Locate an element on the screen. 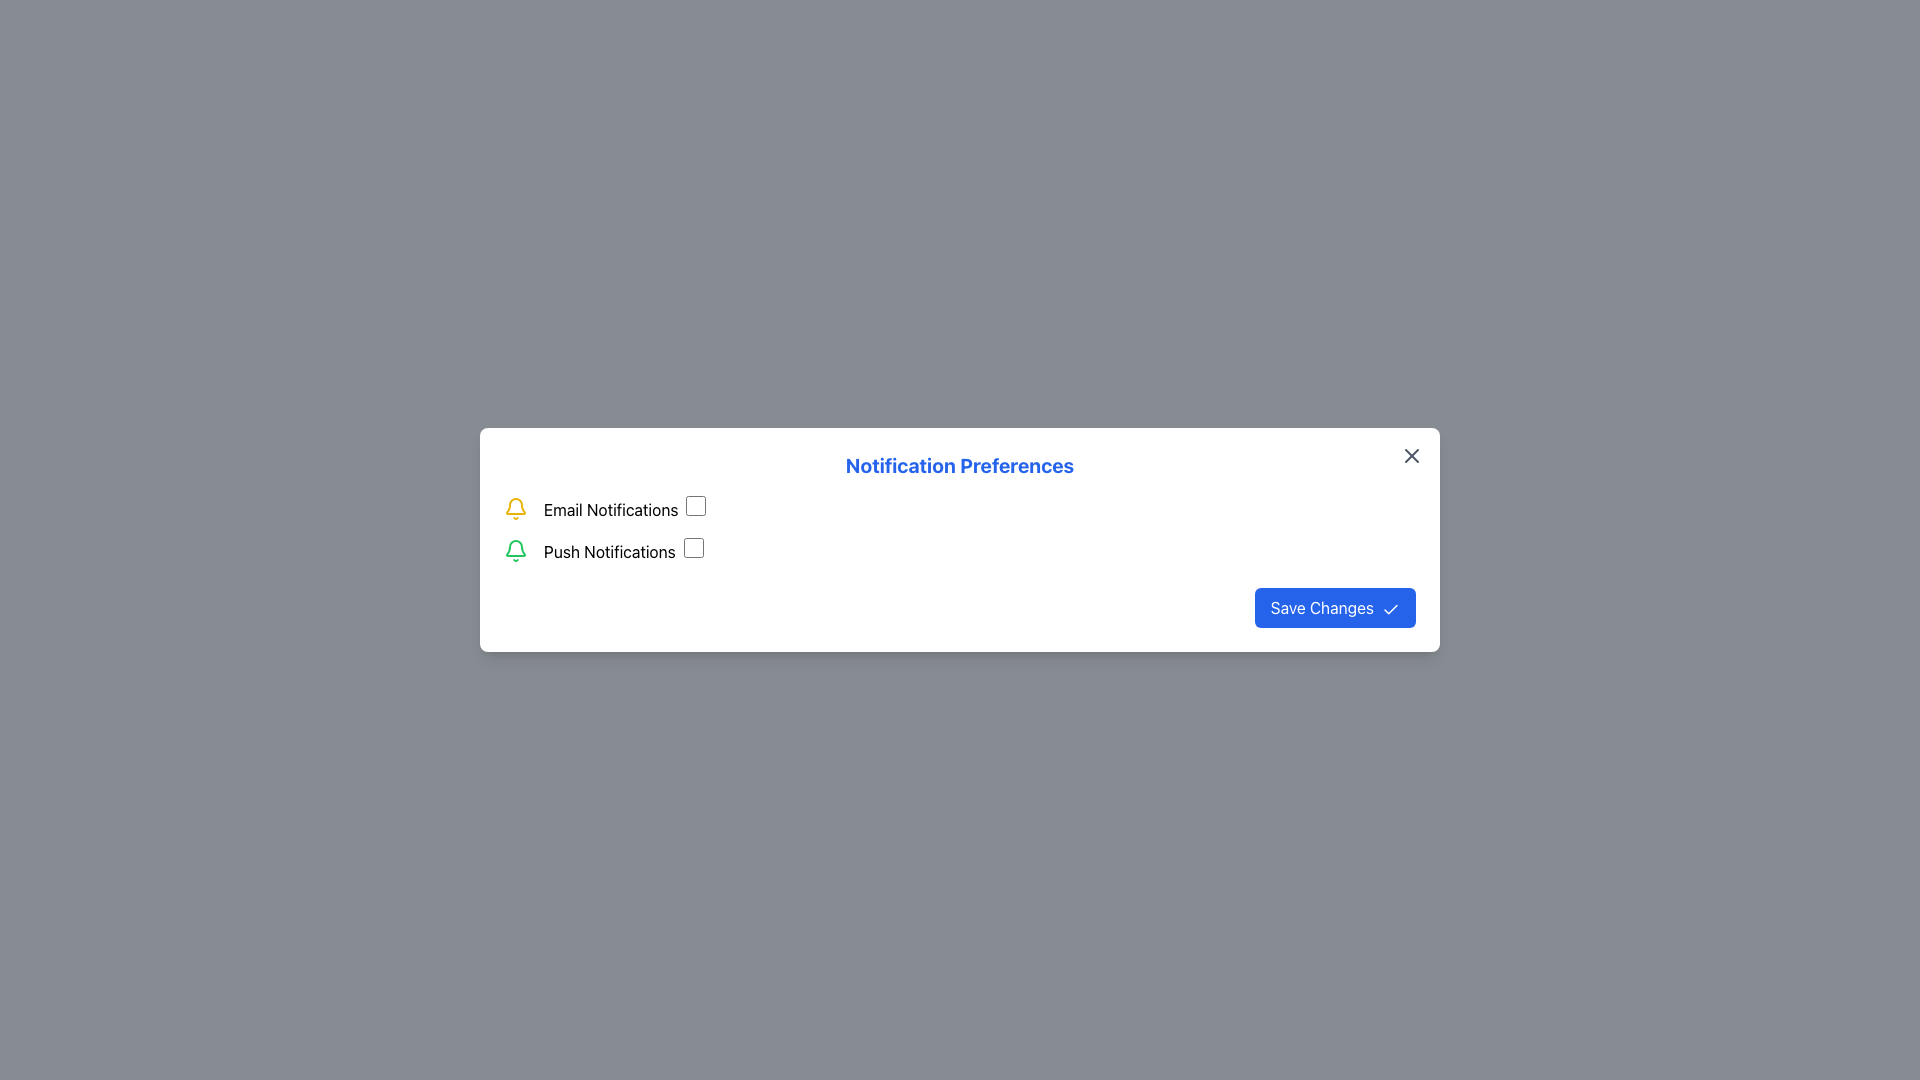 This screenshot has width=1920, height=1080. text heading for the notification preferences section, which serves as the title indicating the content of the module is located at coordinates (960, 466).